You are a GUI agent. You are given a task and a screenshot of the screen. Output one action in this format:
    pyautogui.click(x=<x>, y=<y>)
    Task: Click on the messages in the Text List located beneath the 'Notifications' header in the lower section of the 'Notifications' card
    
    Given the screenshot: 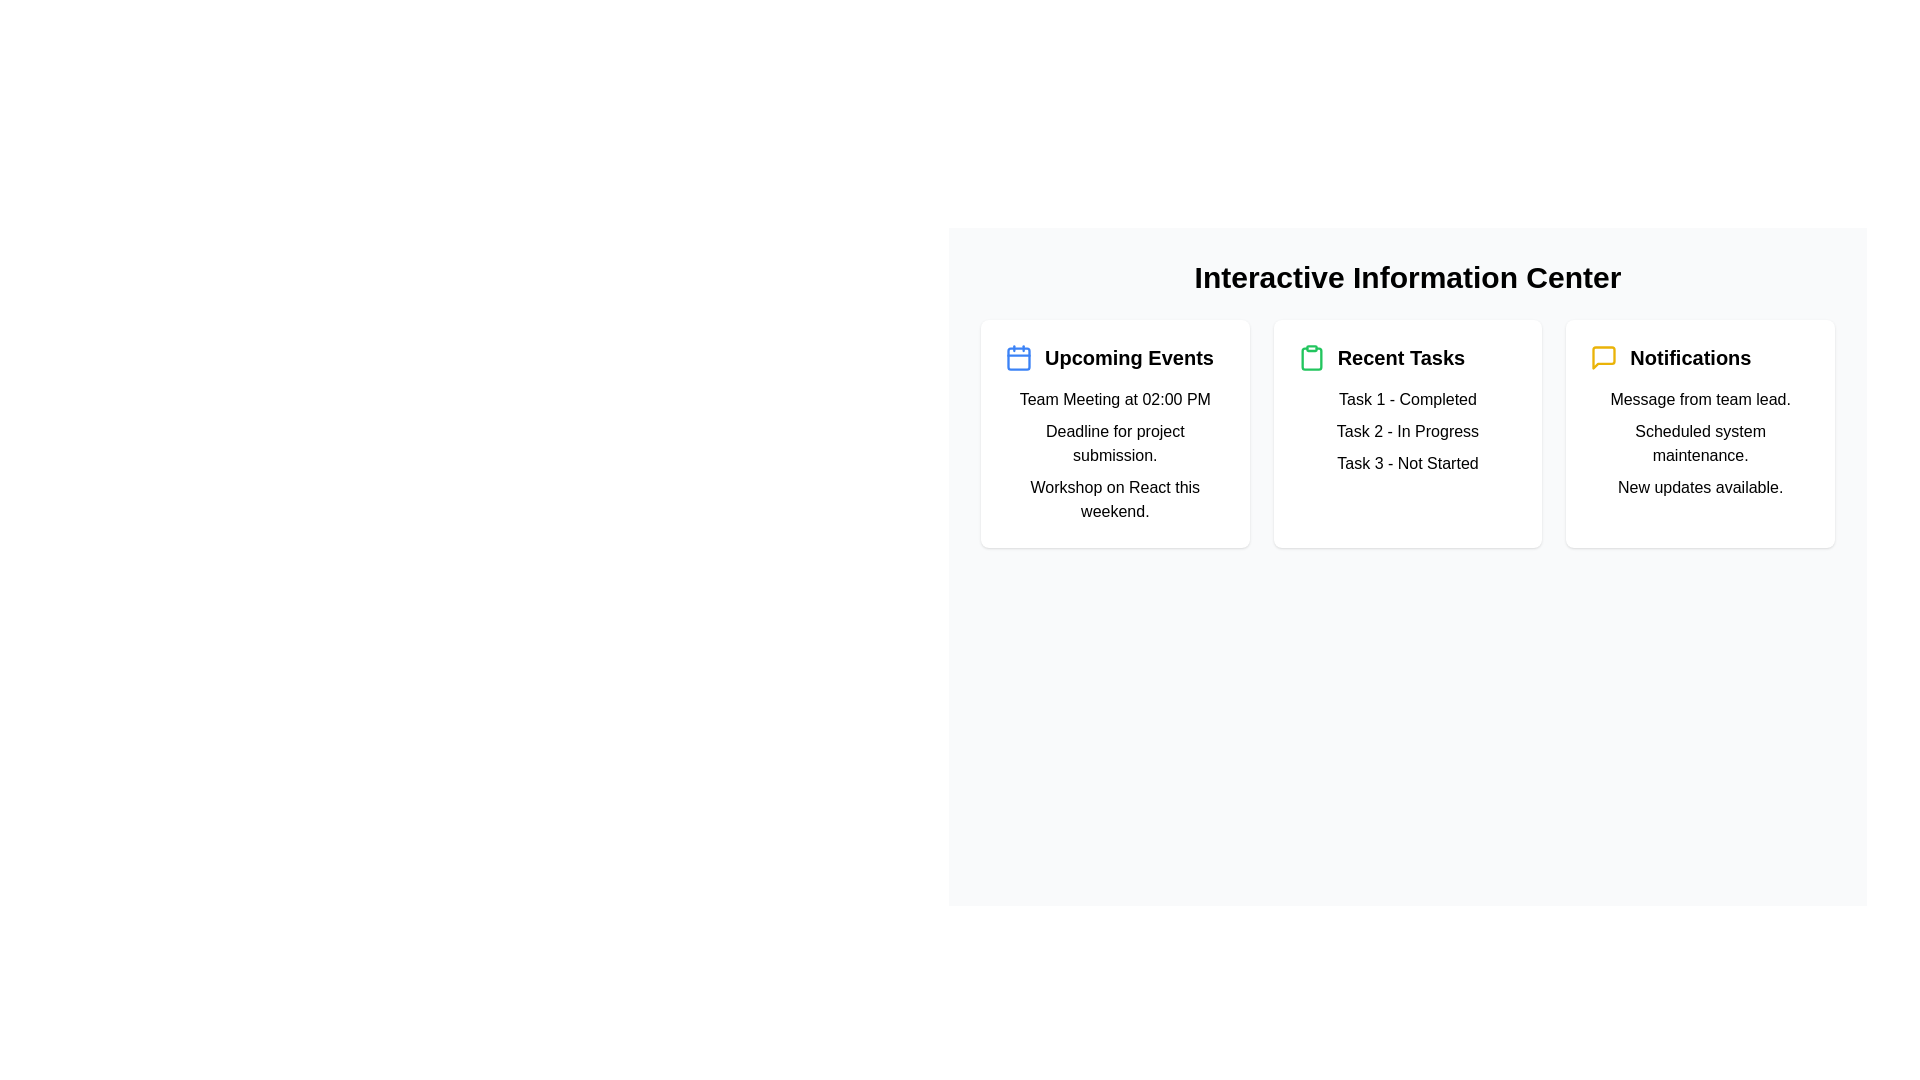 What is the action you would take?
    pyautogui.click(x=1699, y=442)
    